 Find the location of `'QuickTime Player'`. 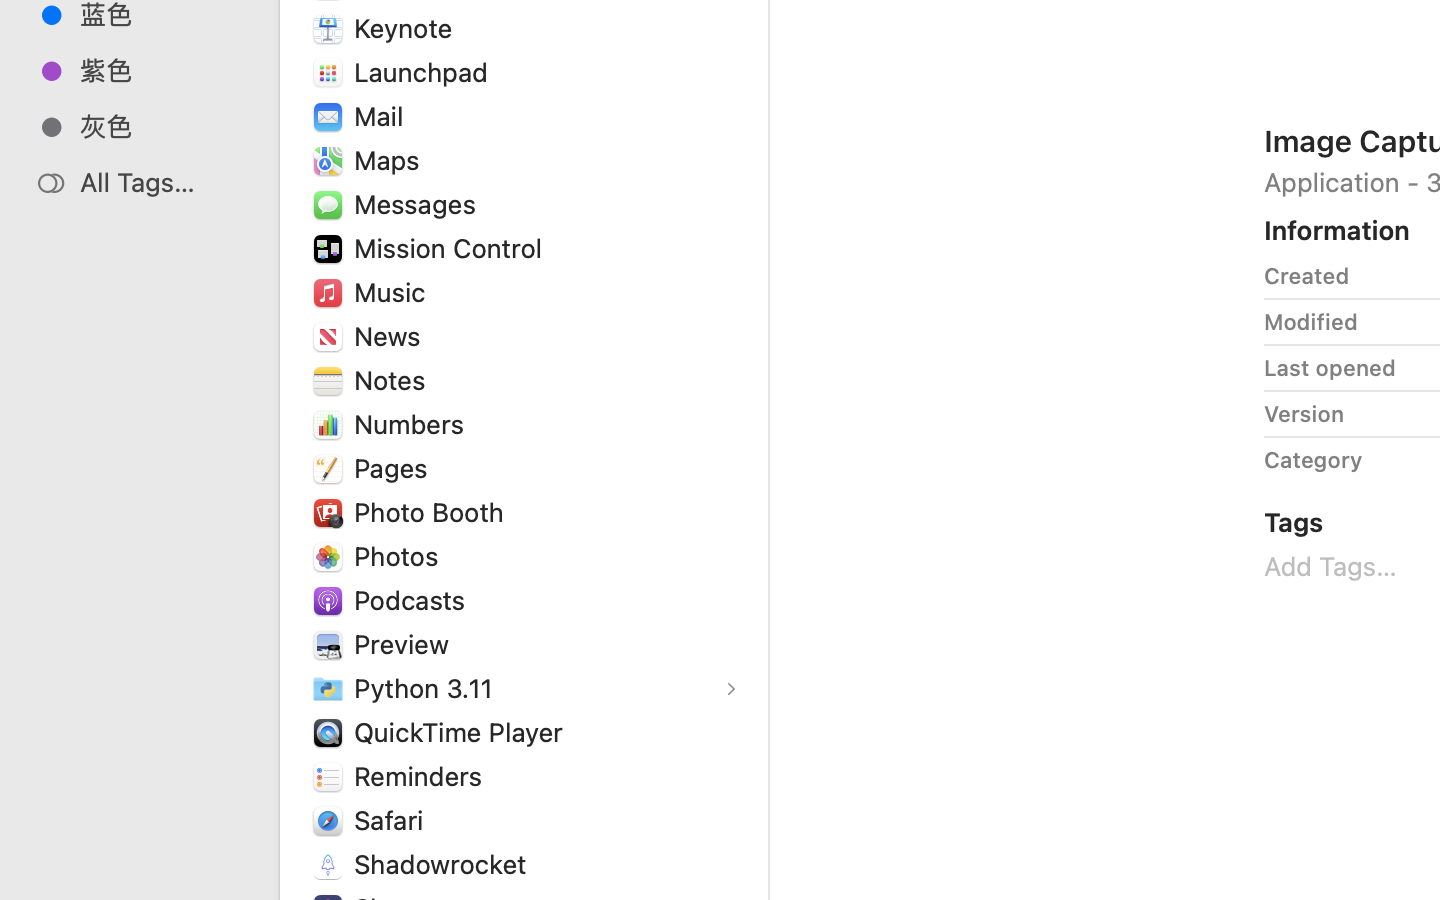

'QuickTime Player' is located at coordinates (462, 730).